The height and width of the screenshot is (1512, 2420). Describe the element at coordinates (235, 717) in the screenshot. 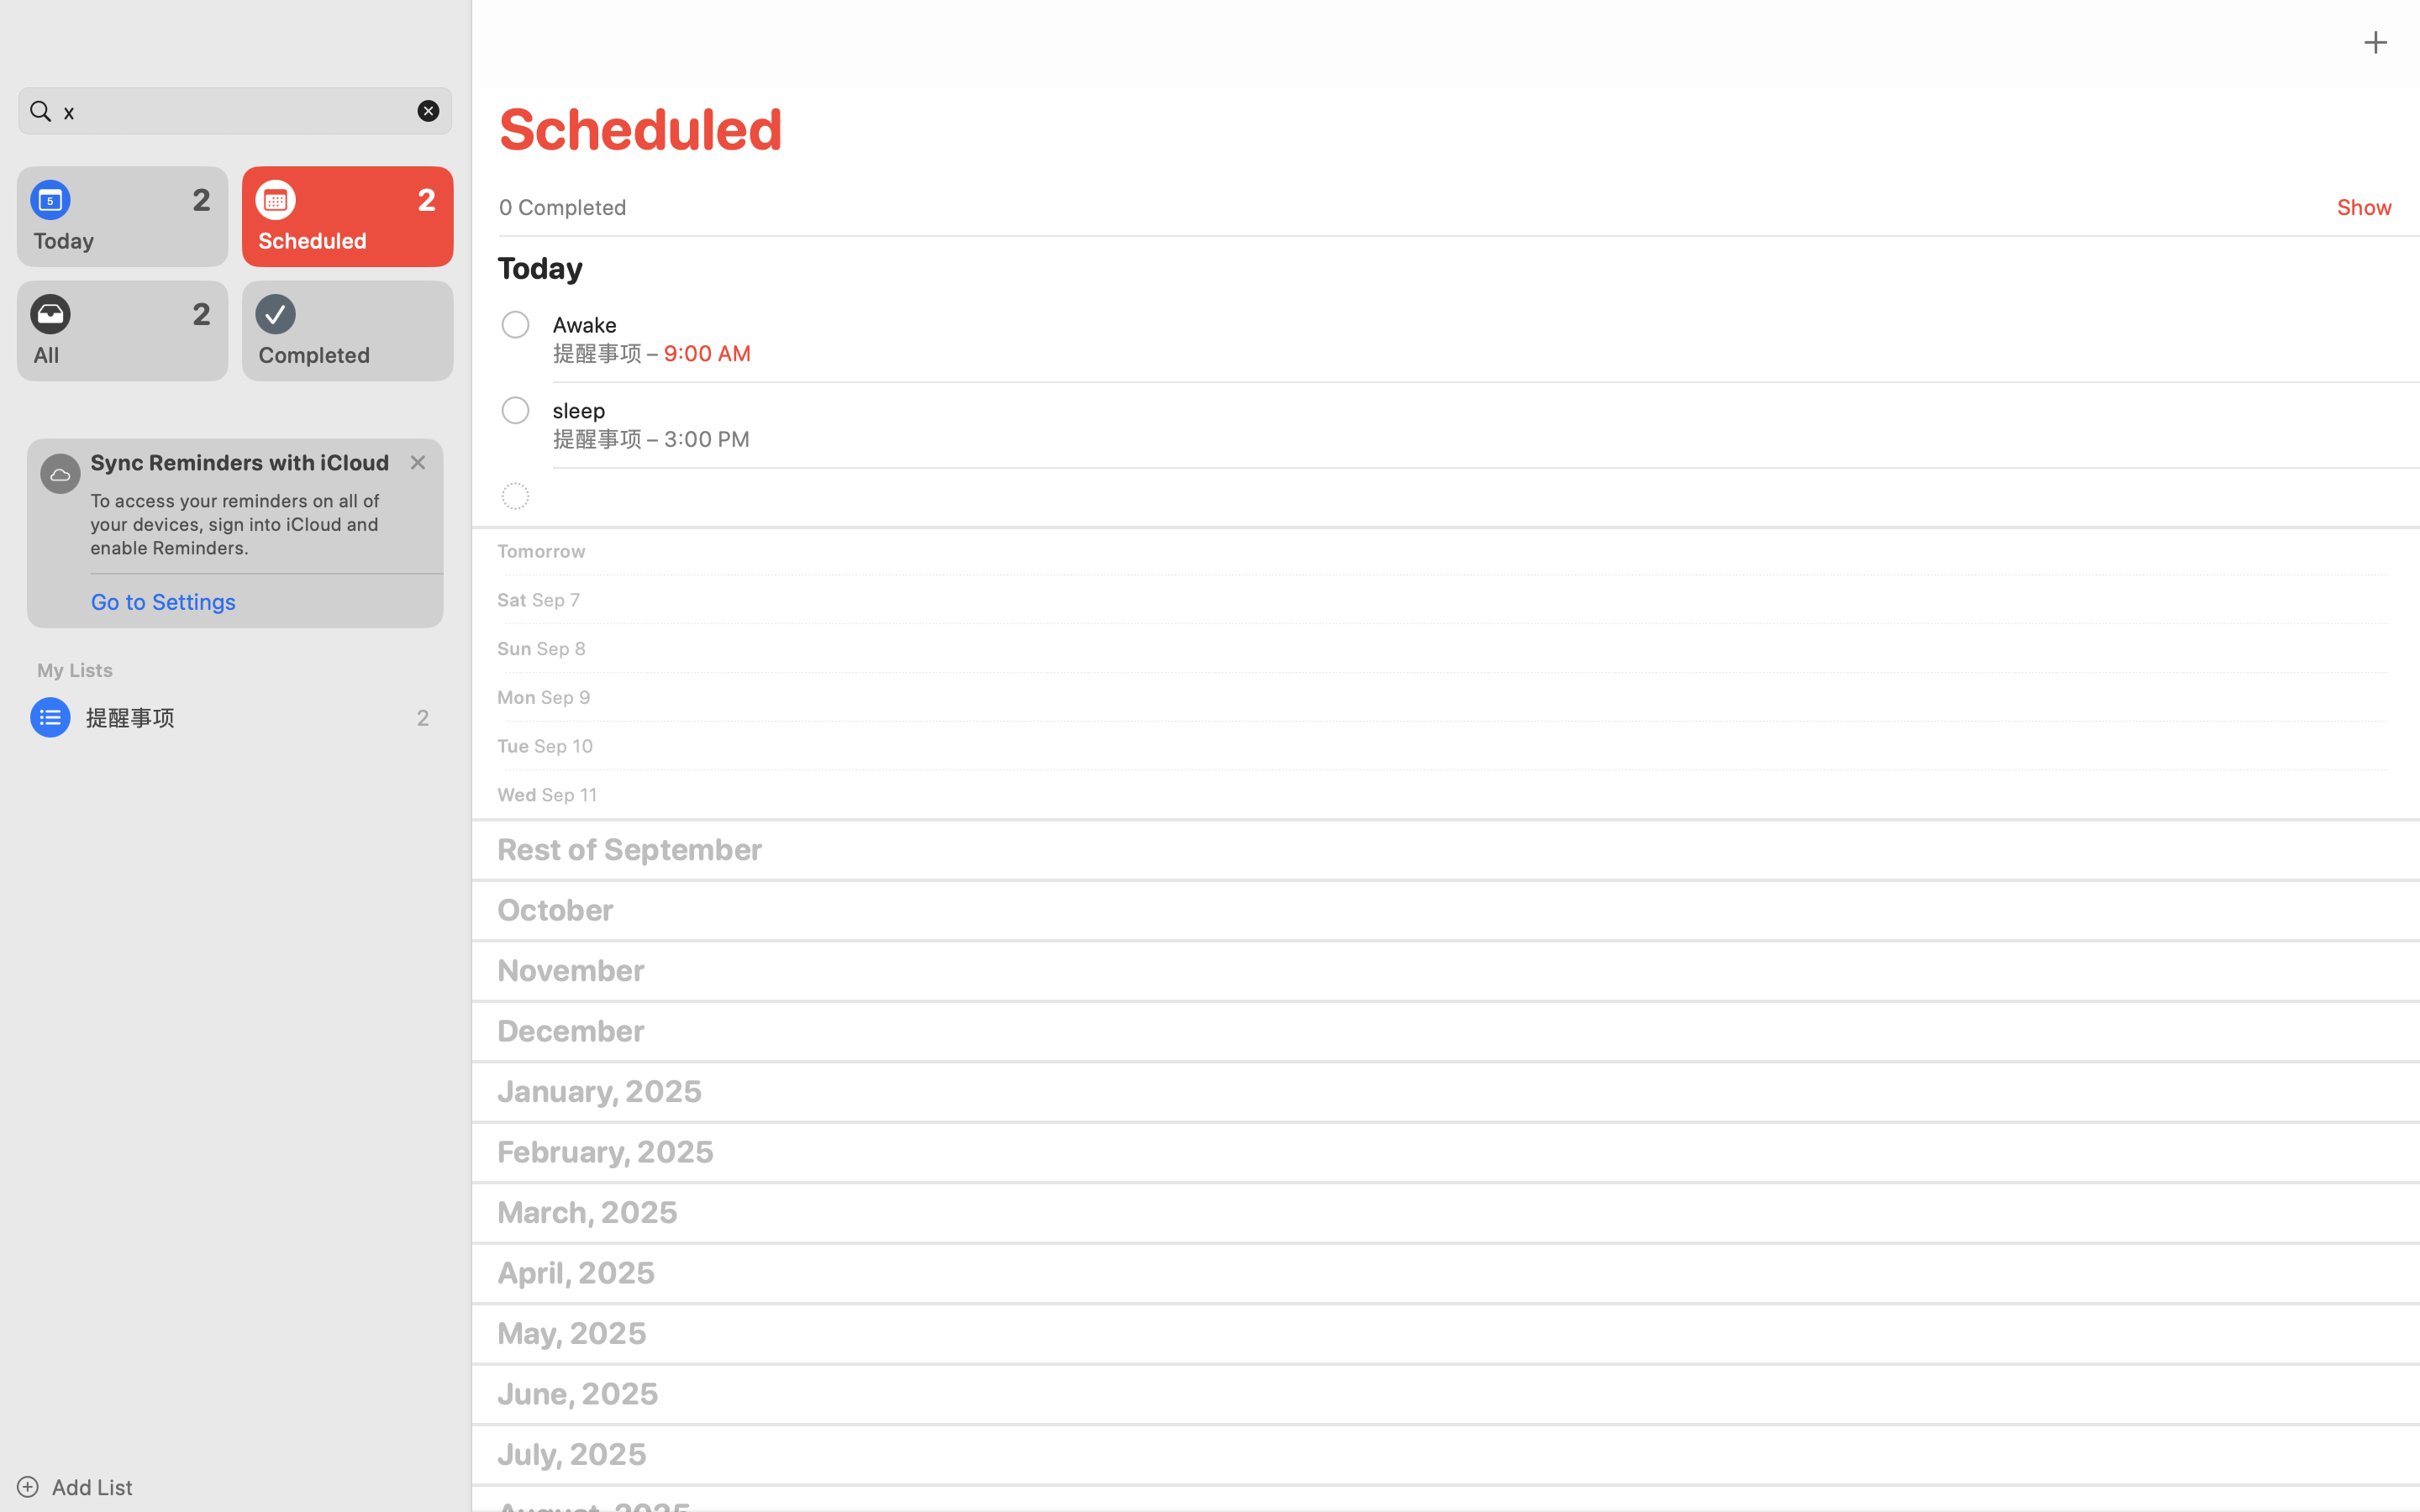

I see `'提醒事项'` at that location.